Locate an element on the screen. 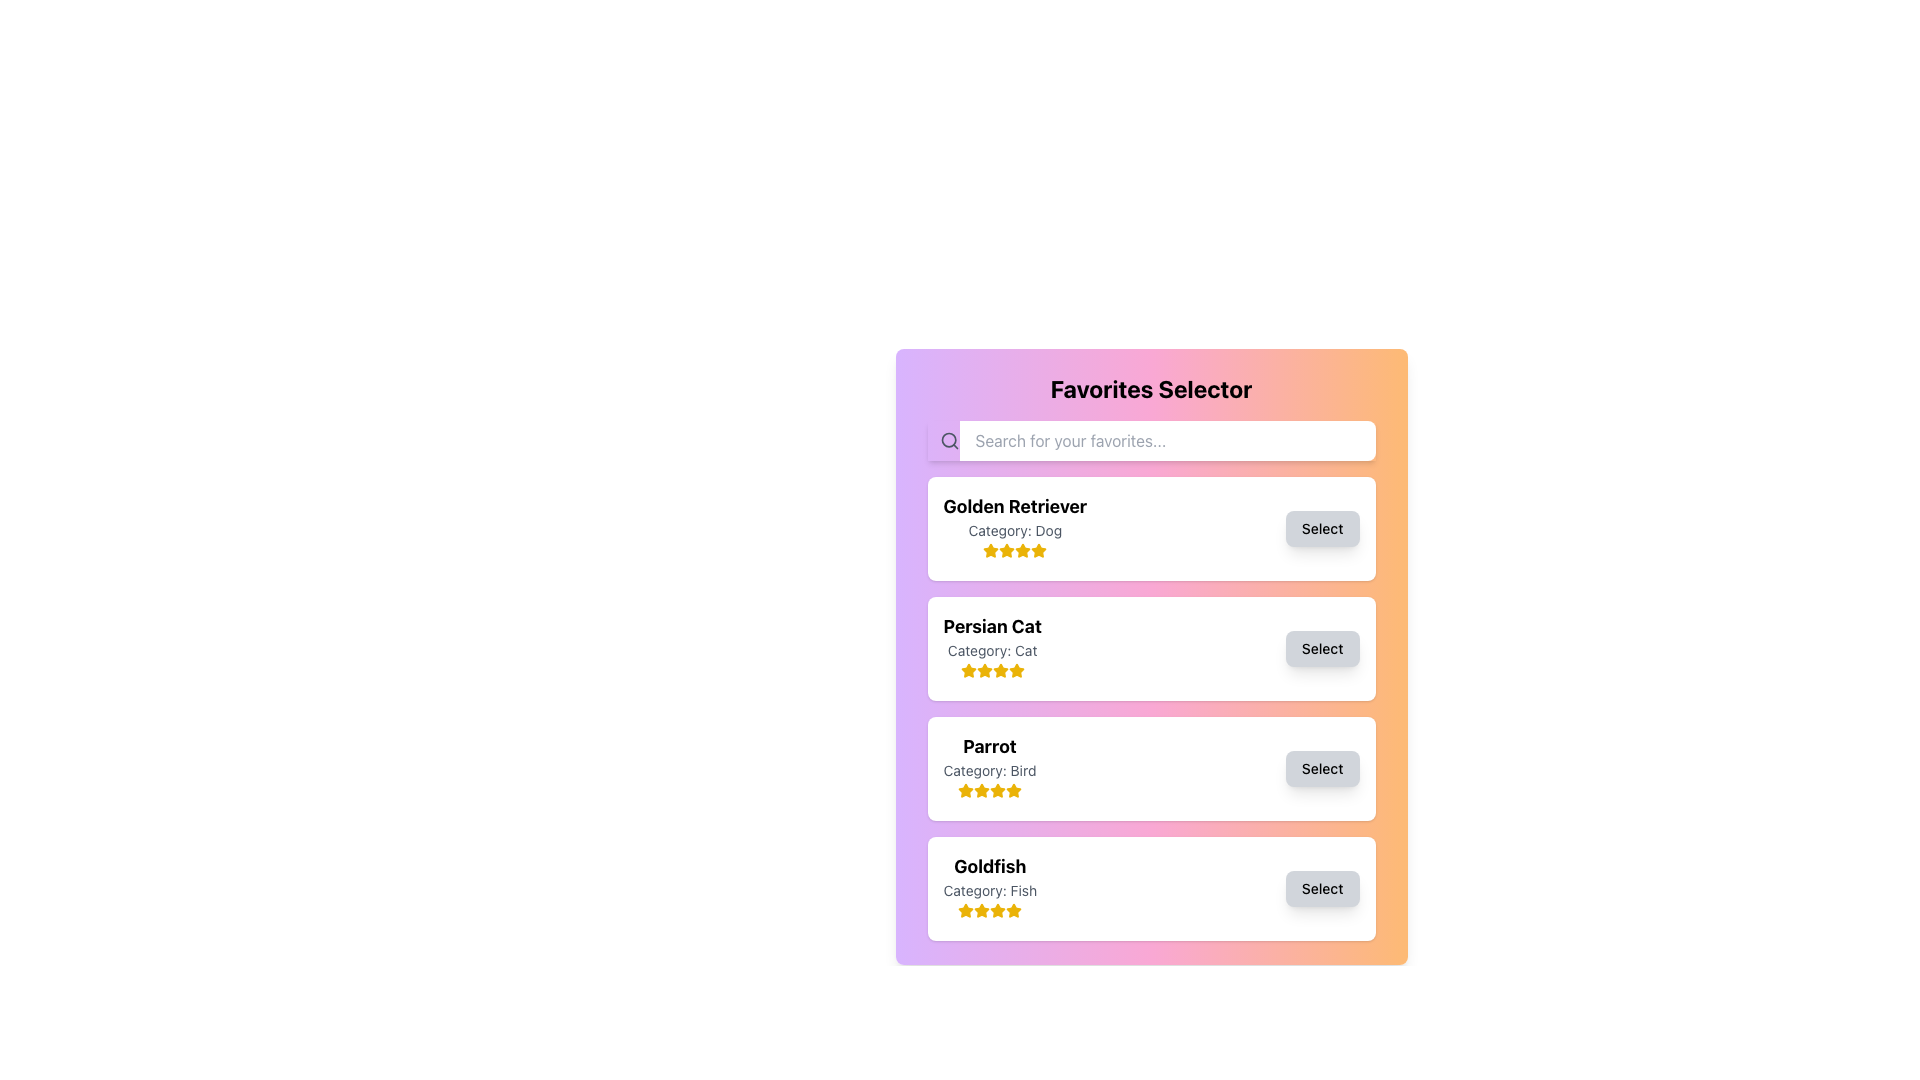 Image resolution: width=1920 pixels, height=1080 pixels. the fifth yellow star icon in the rating system for the 'Goldfish' item is located at coordinates (998, 910).